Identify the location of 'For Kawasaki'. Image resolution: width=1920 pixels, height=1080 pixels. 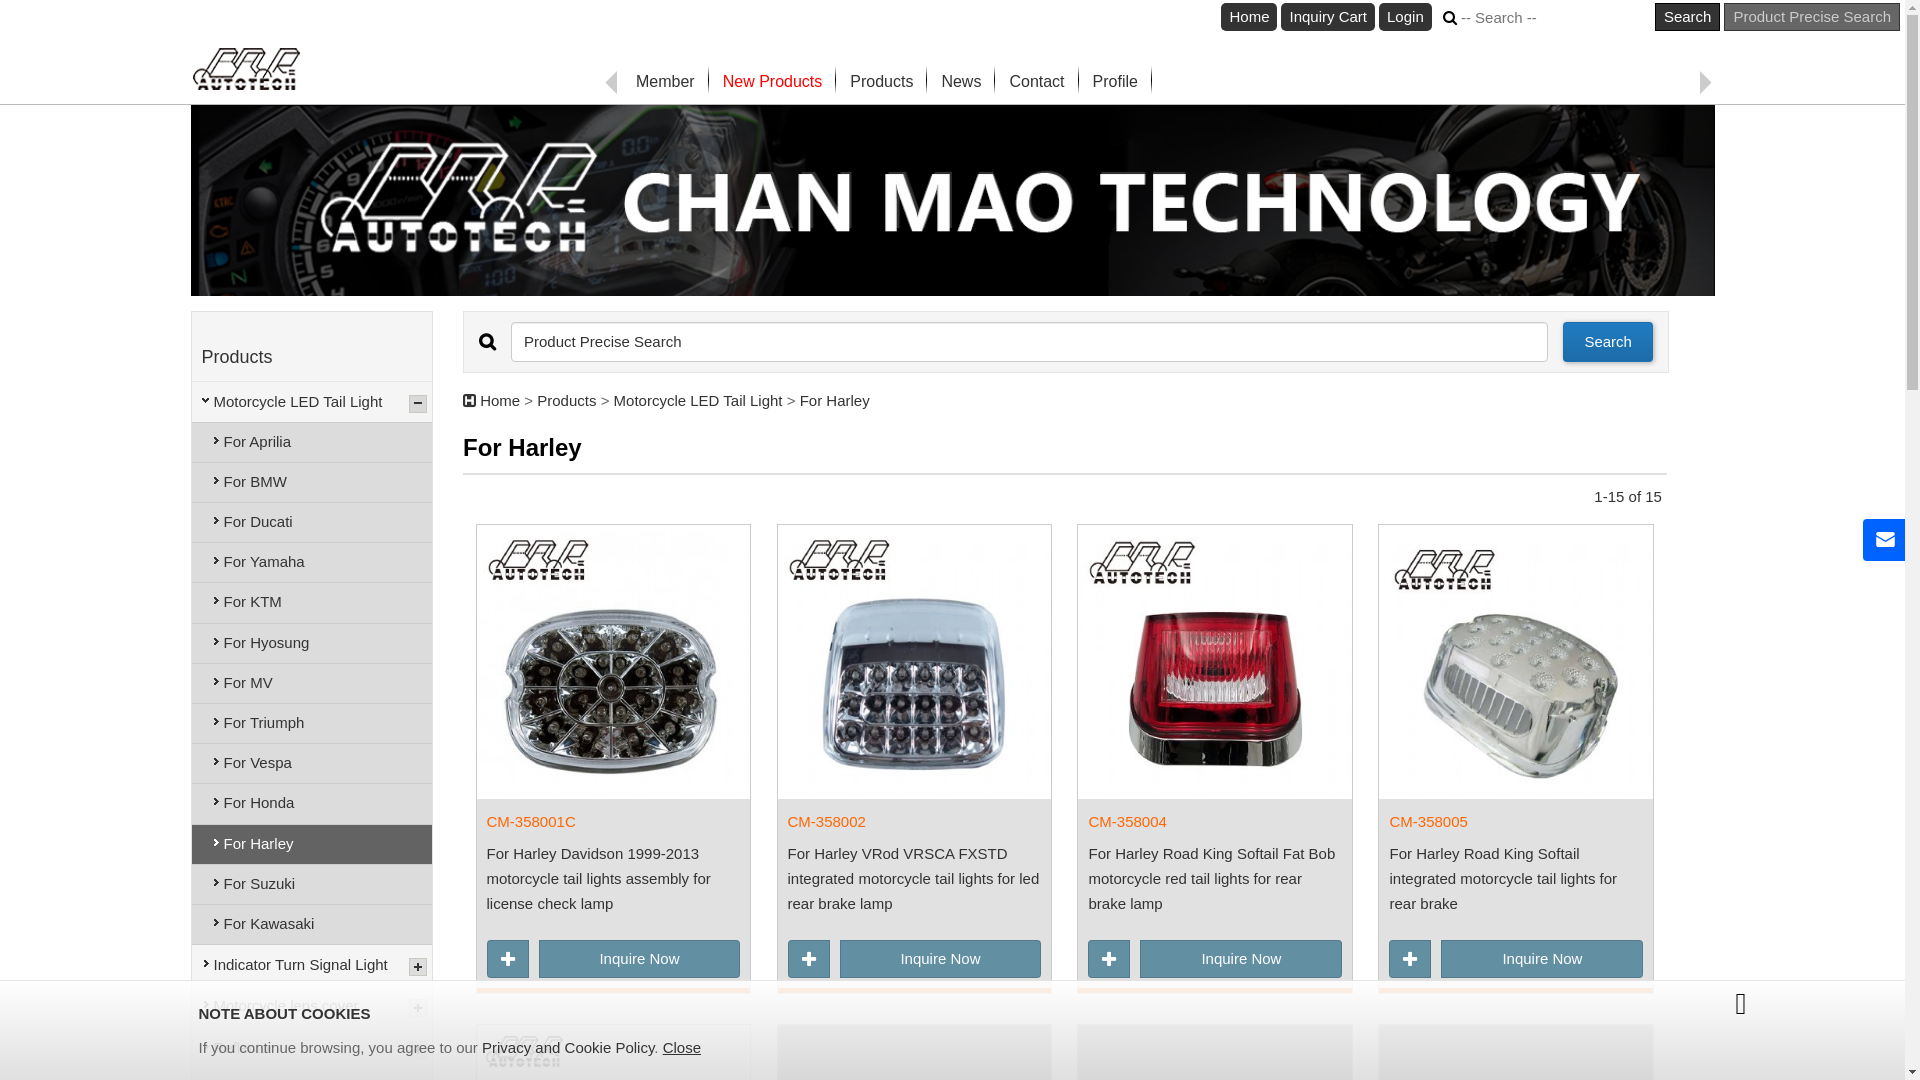
(311, 924).